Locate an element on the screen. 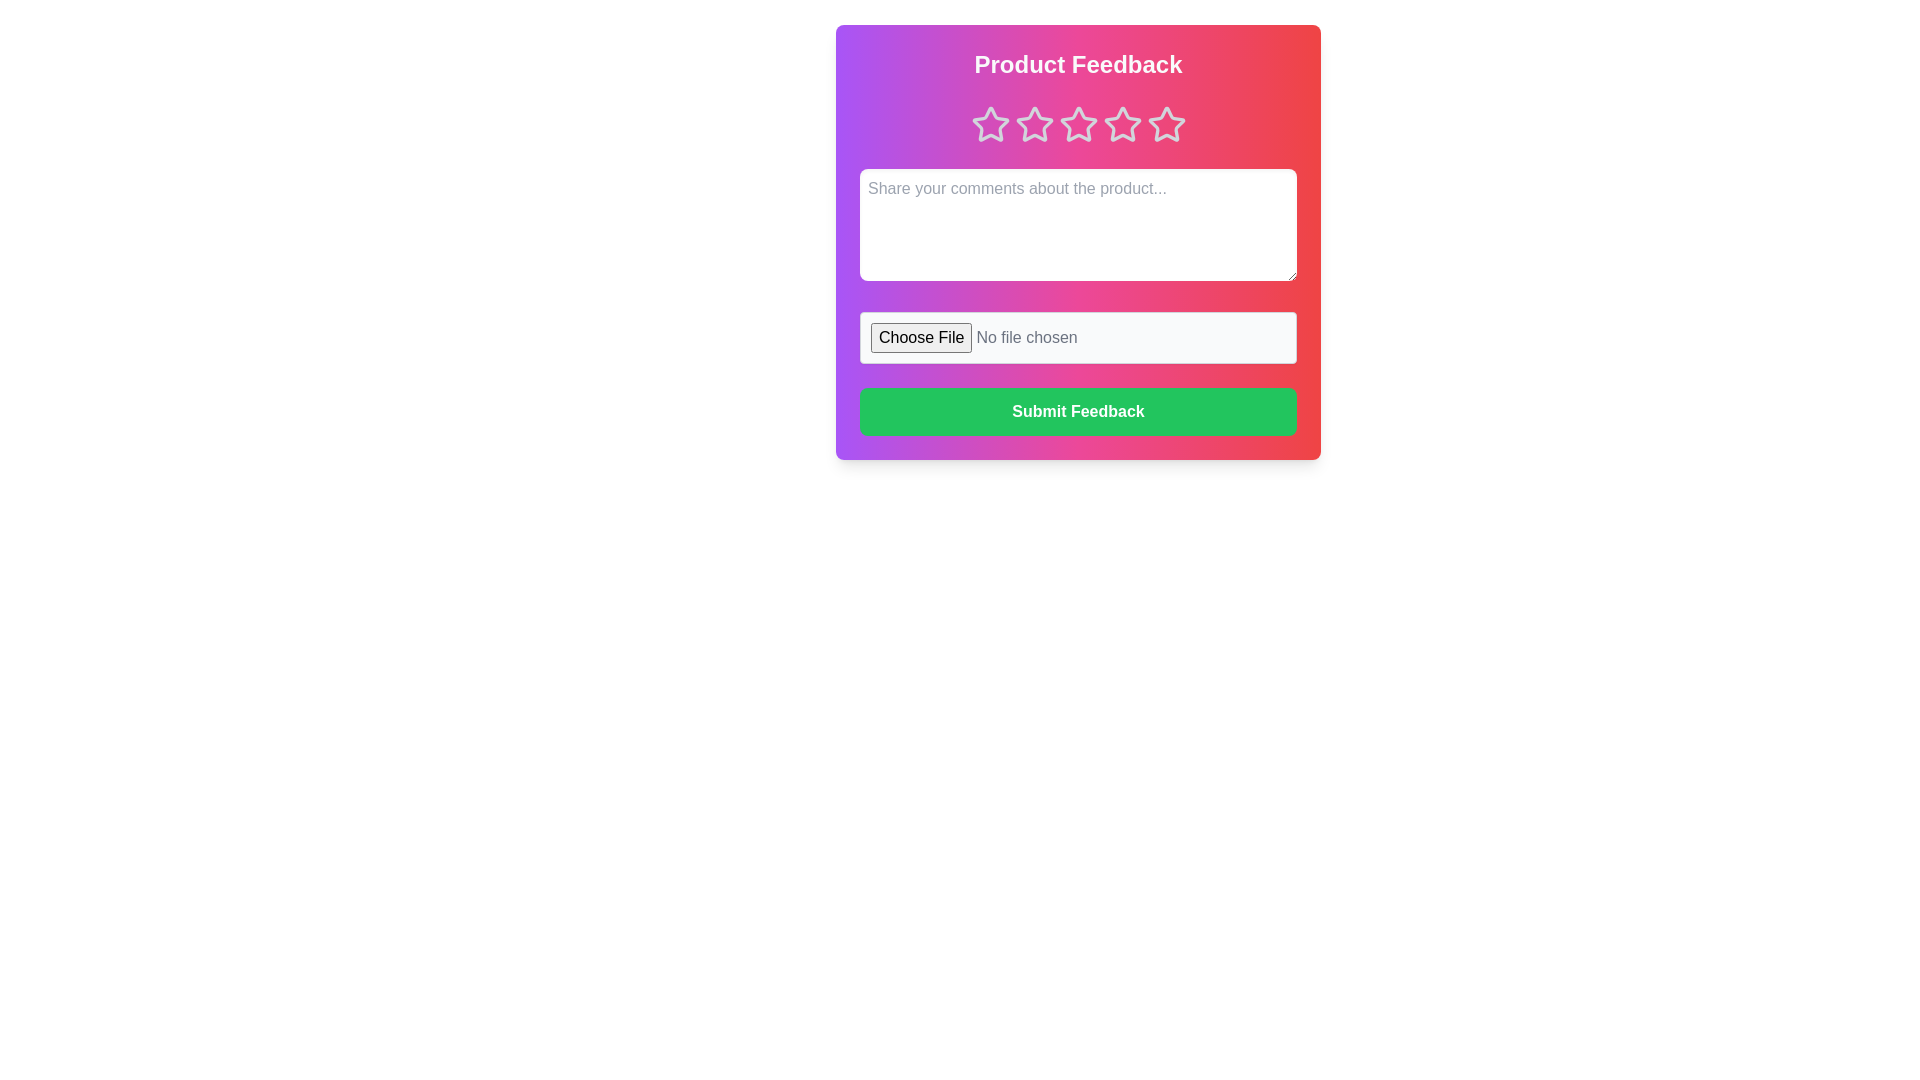 This screenshot has width=1920, height=1080. the active third star icon in the rating system is located at coordinates (1077, 124).